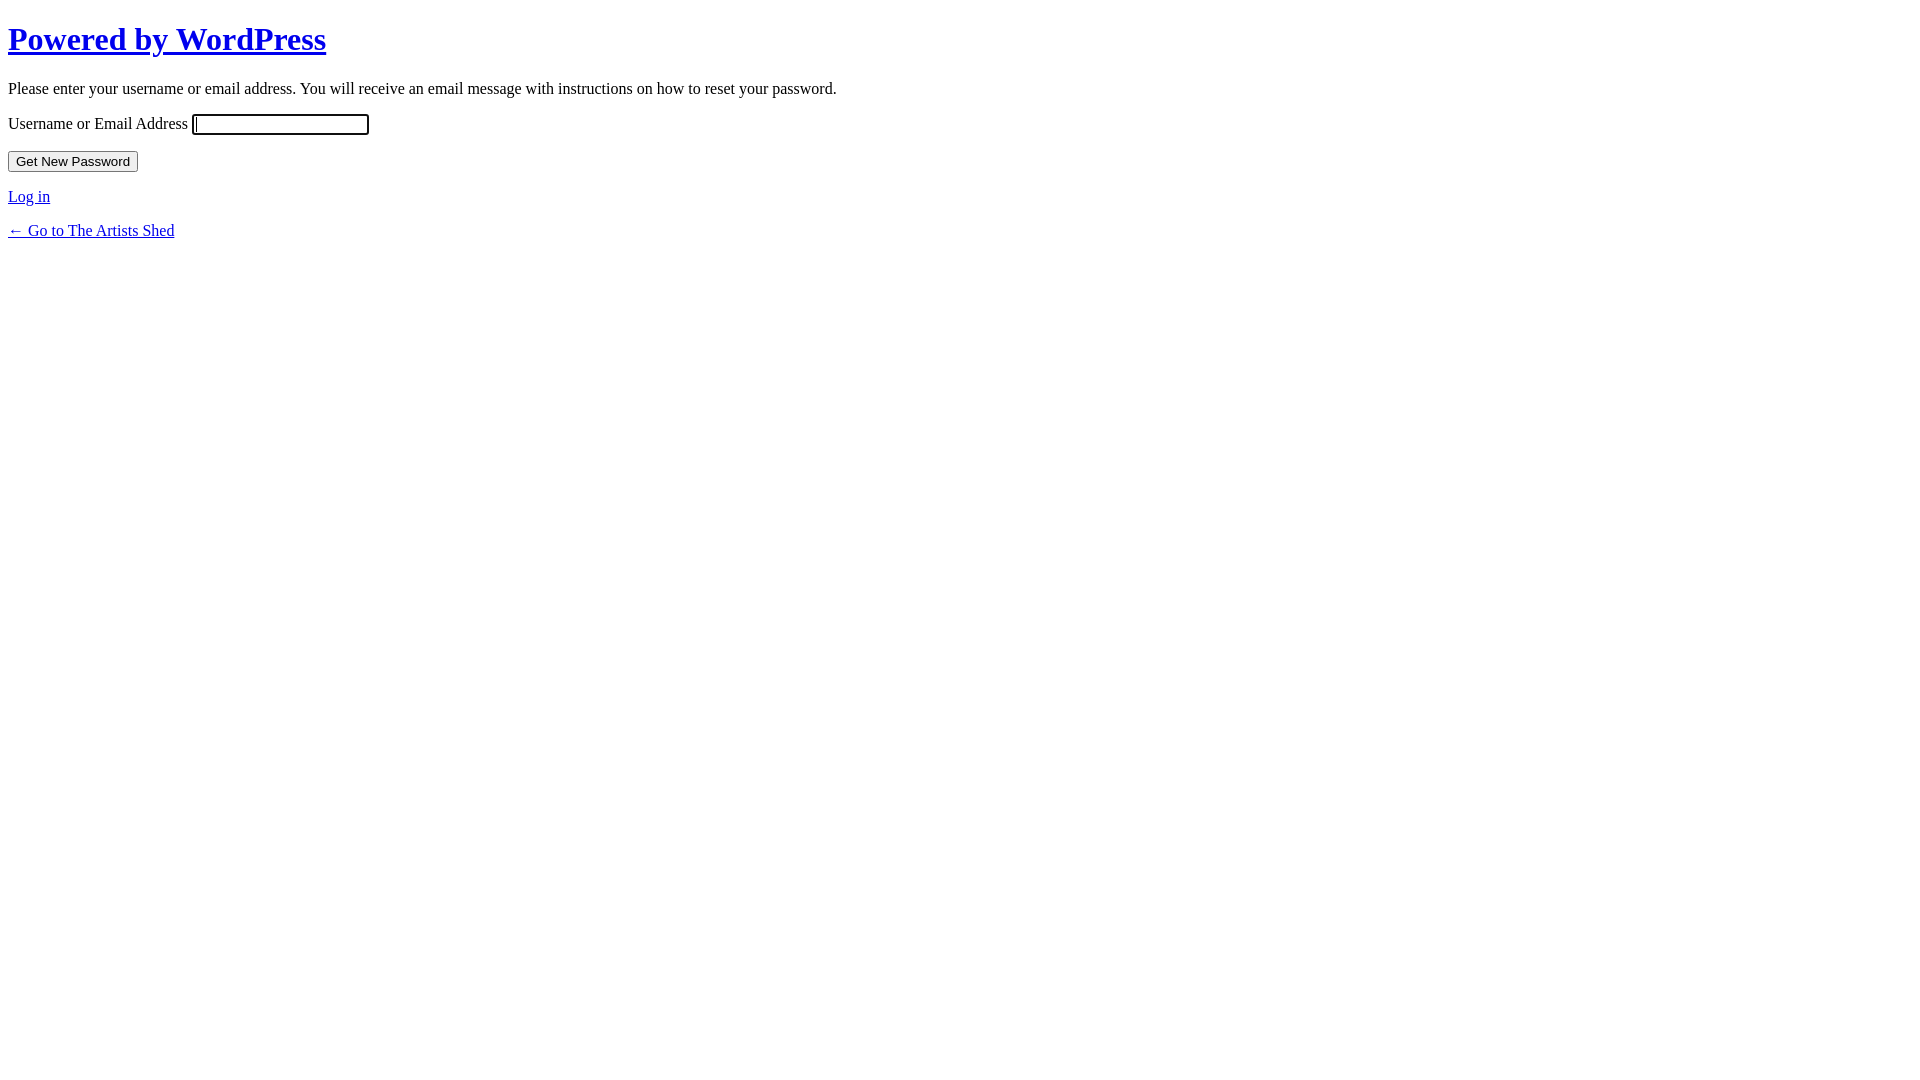  What do you see at coordinates (28, 196) in the screenshot?
I see `'Log in'` at bounding box center [28, 196].